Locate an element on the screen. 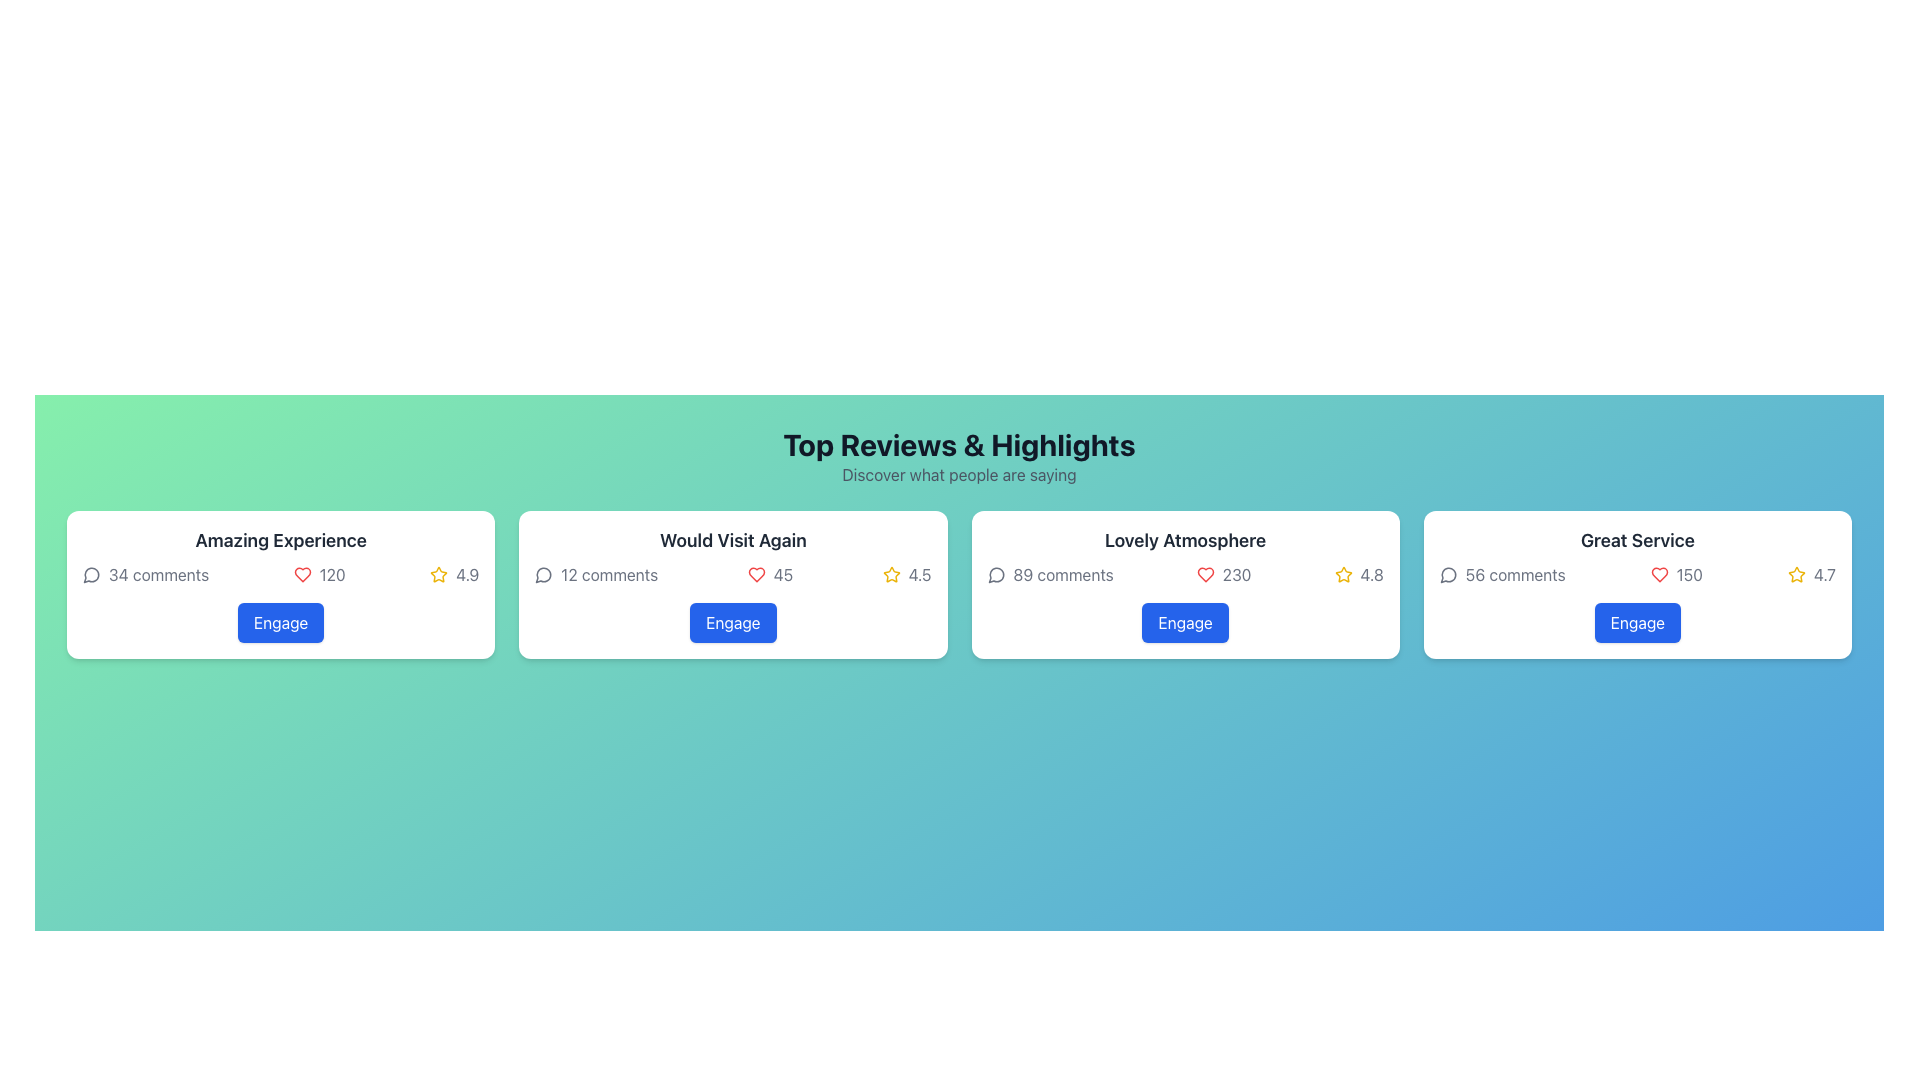  displayed information in the Metrics Display Section, which includes '34 comments', '120', and '4.9' ratings, located below the title of the card titled 'Amazing Experience' is located at coordinates (280, 574).